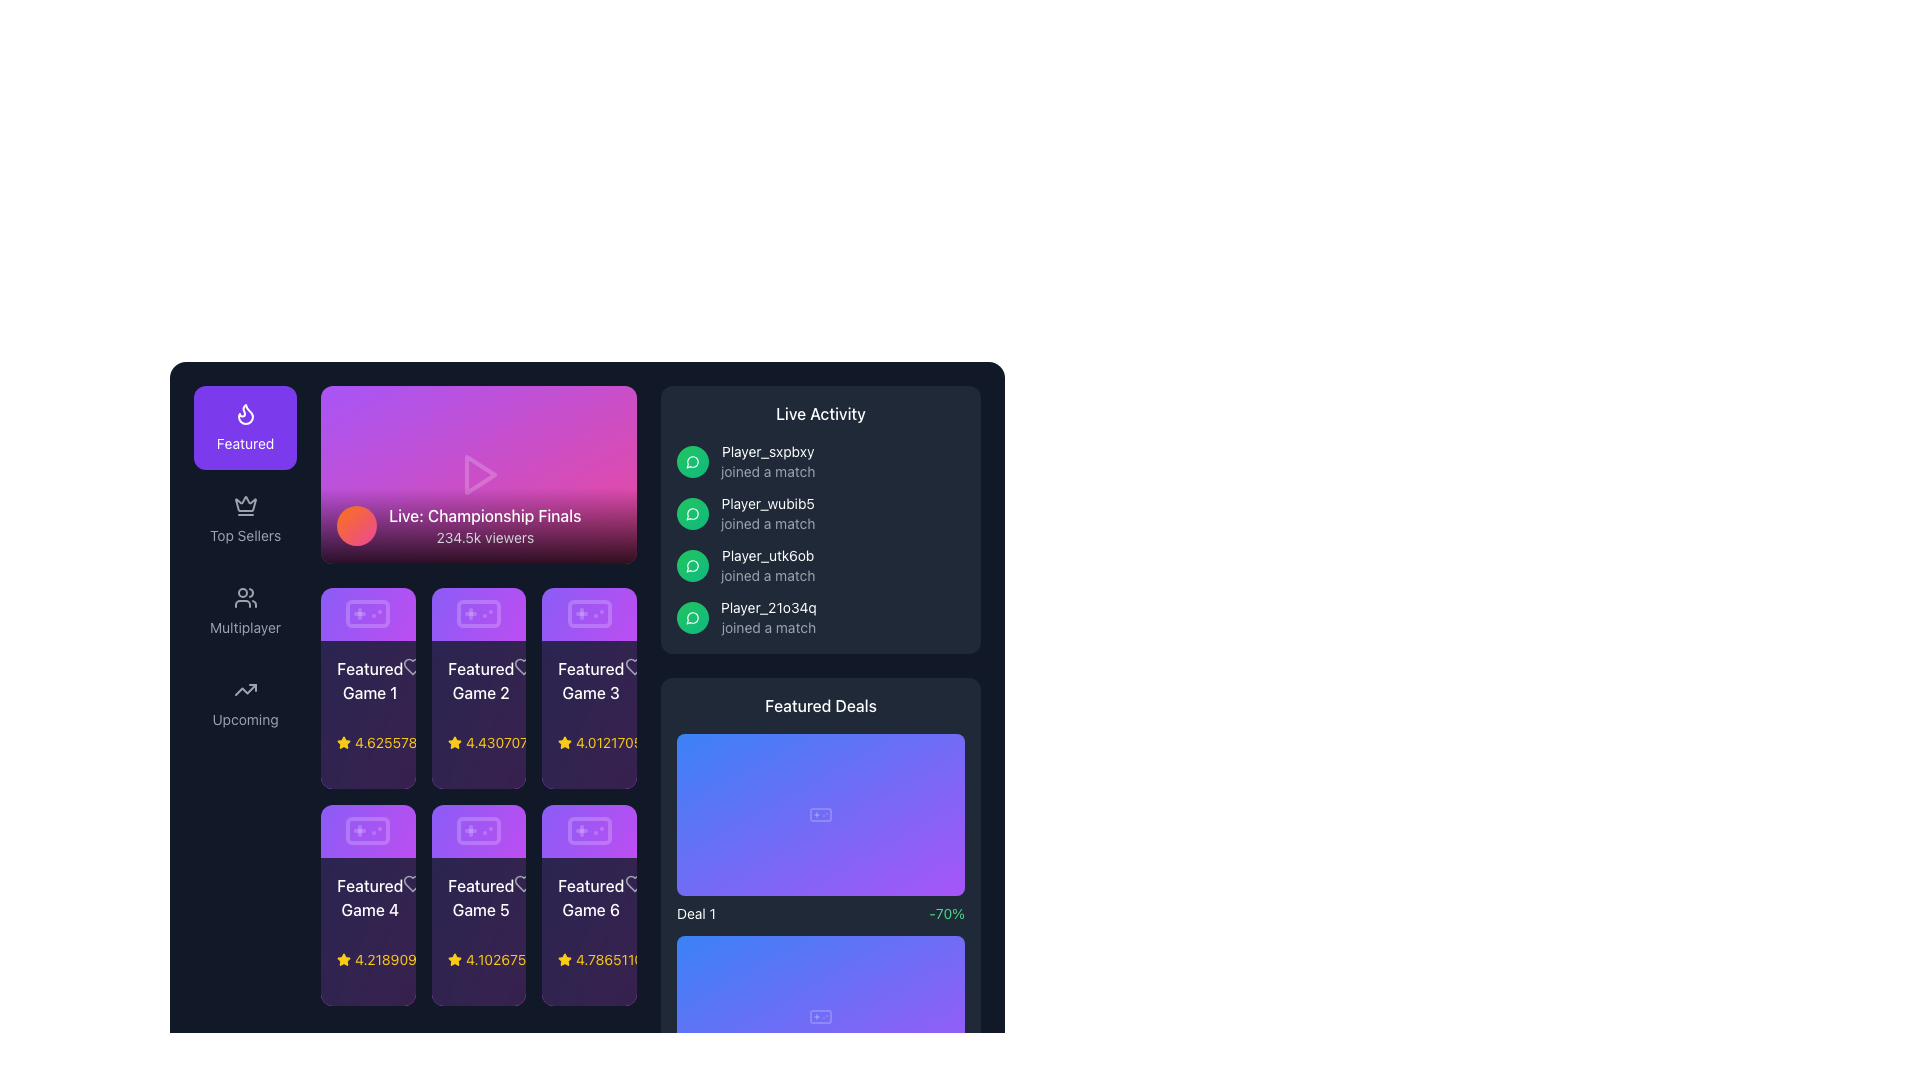 The width and height of the screenshot is (1920, 1080). I want to click on the first game card in the grid located in the top-left corner, so click(368, 687).